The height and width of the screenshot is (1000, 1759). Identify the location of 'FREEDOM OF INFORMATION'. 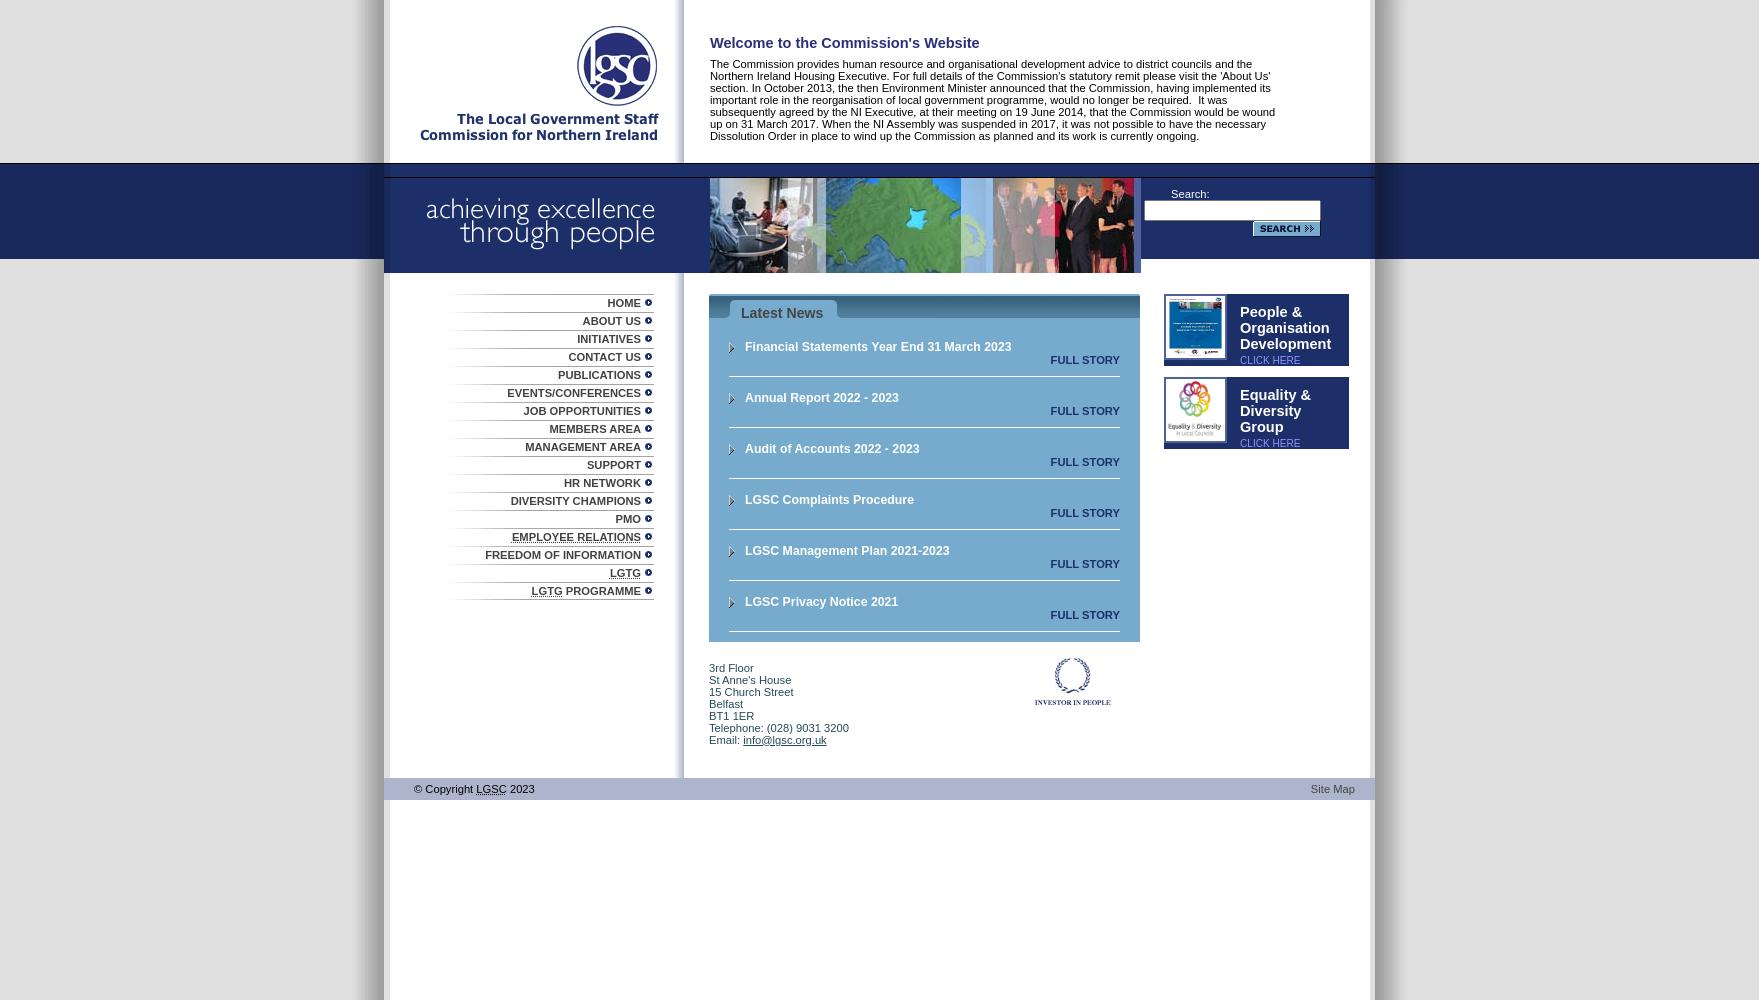
(562, 554).